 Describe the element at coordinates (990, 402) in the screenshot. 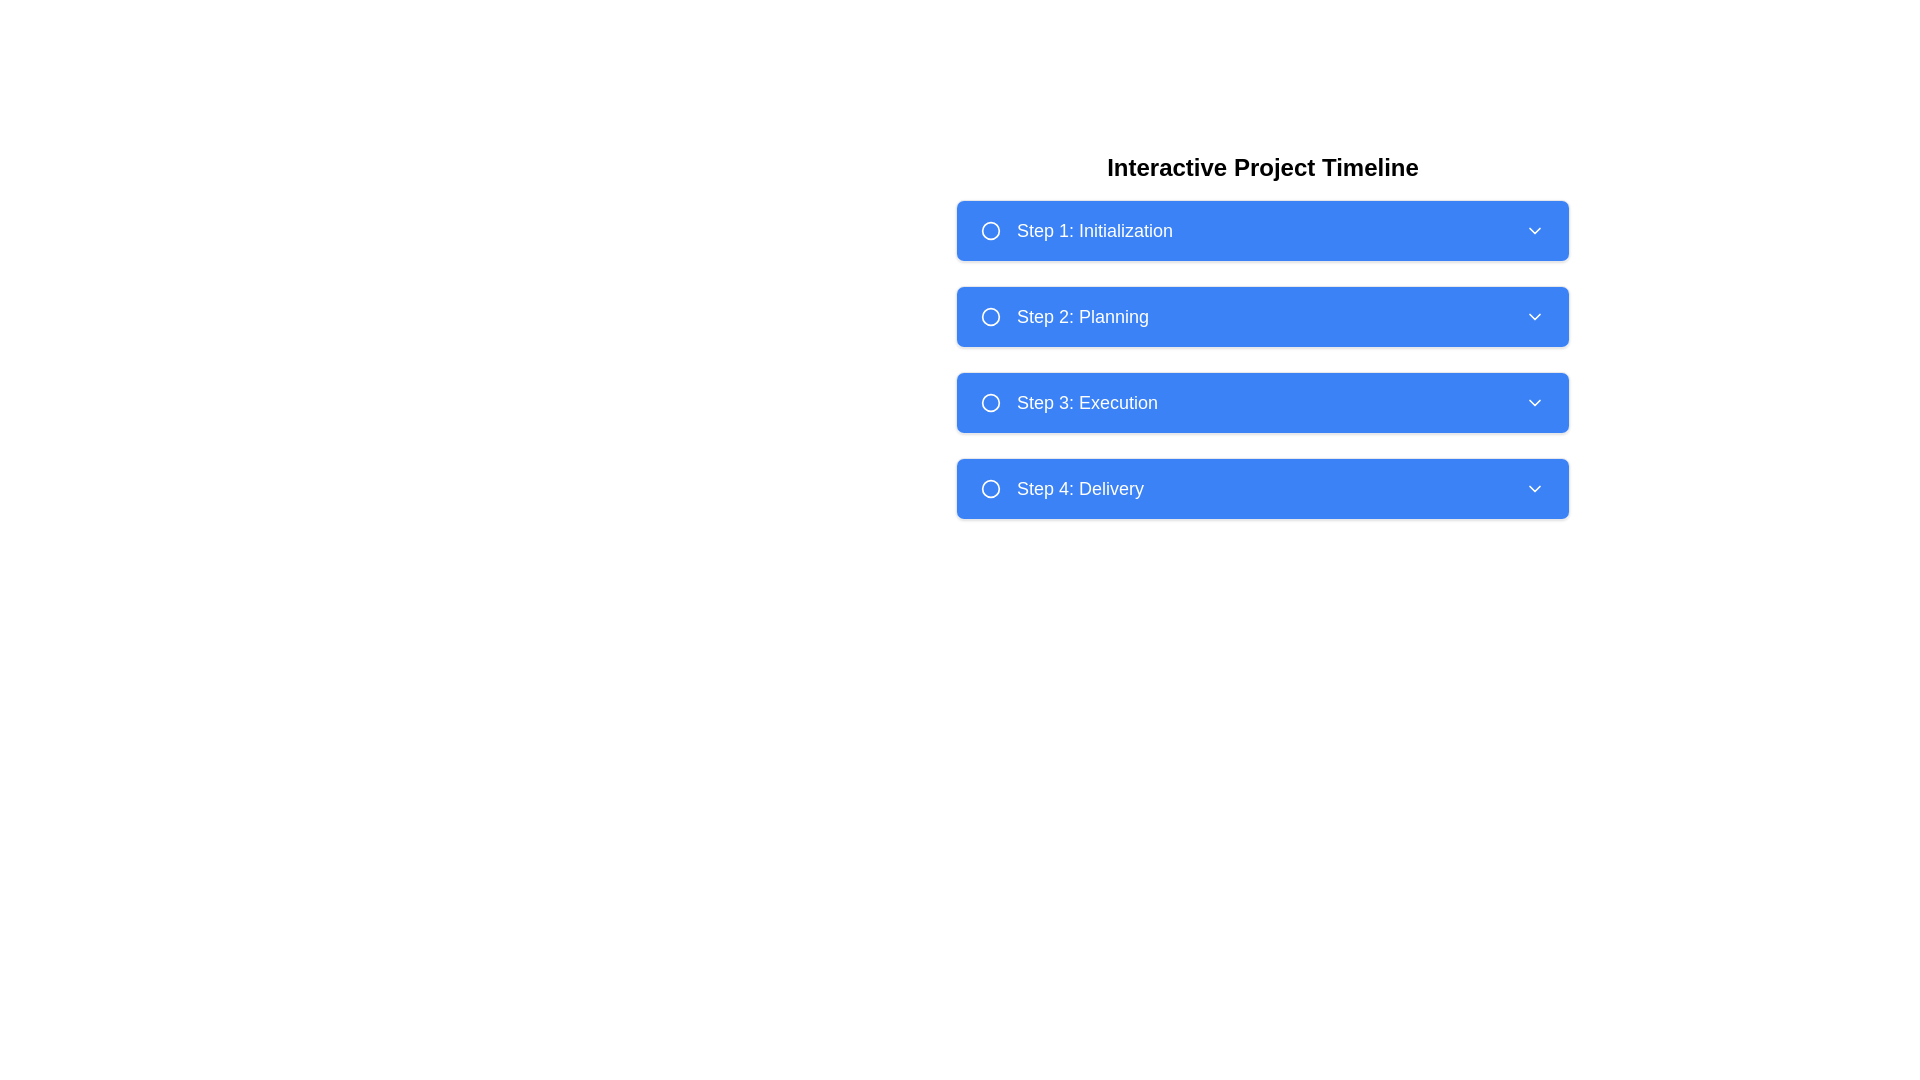

I see `the state of the graphical circle element within the 'Step 3: Execution' section, which is part of the SVG icon and indicates a non-interactive state` at that location.